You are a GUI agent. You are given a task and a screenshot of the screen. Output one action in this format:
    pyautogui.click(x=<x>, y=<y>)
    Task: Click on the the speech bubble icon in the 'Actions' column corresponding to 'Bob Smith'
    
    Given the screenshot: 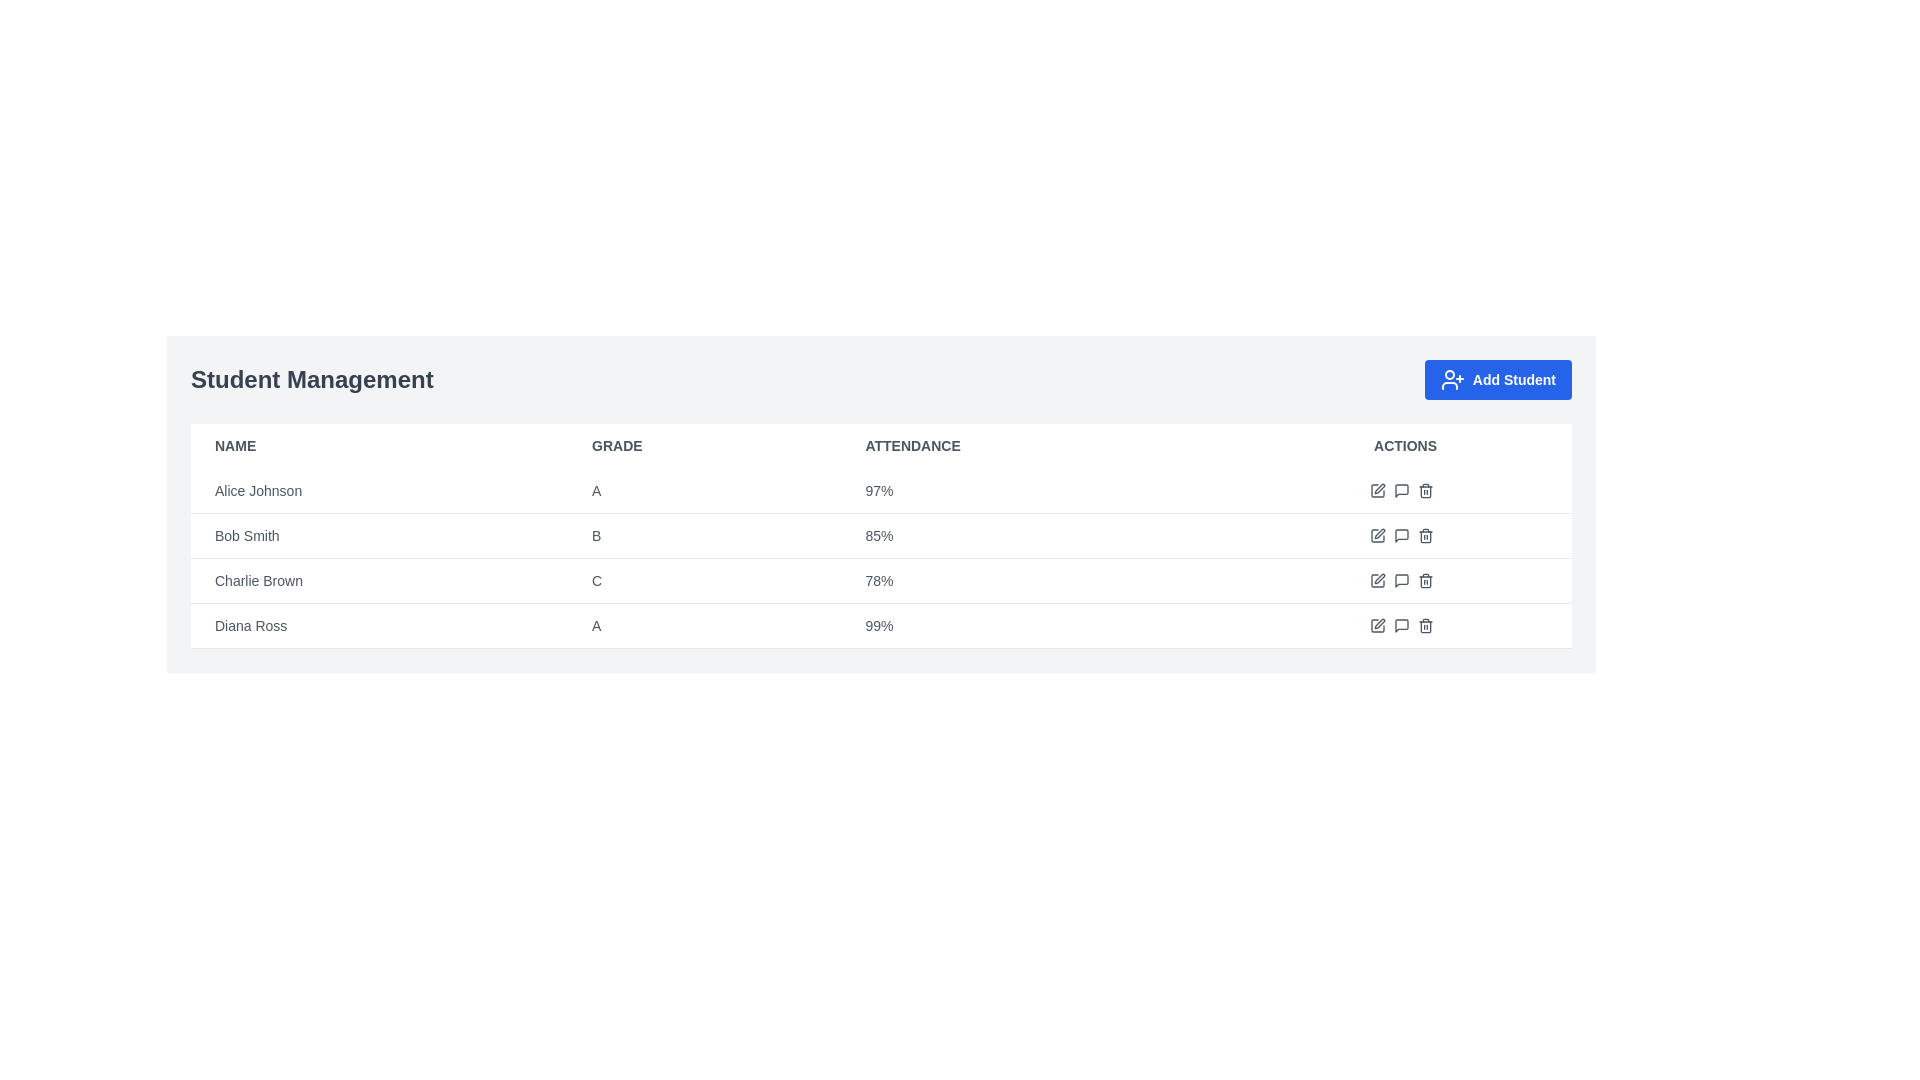 What is the action you would take?
    pyautogui.click(x=1400, y=535)
    